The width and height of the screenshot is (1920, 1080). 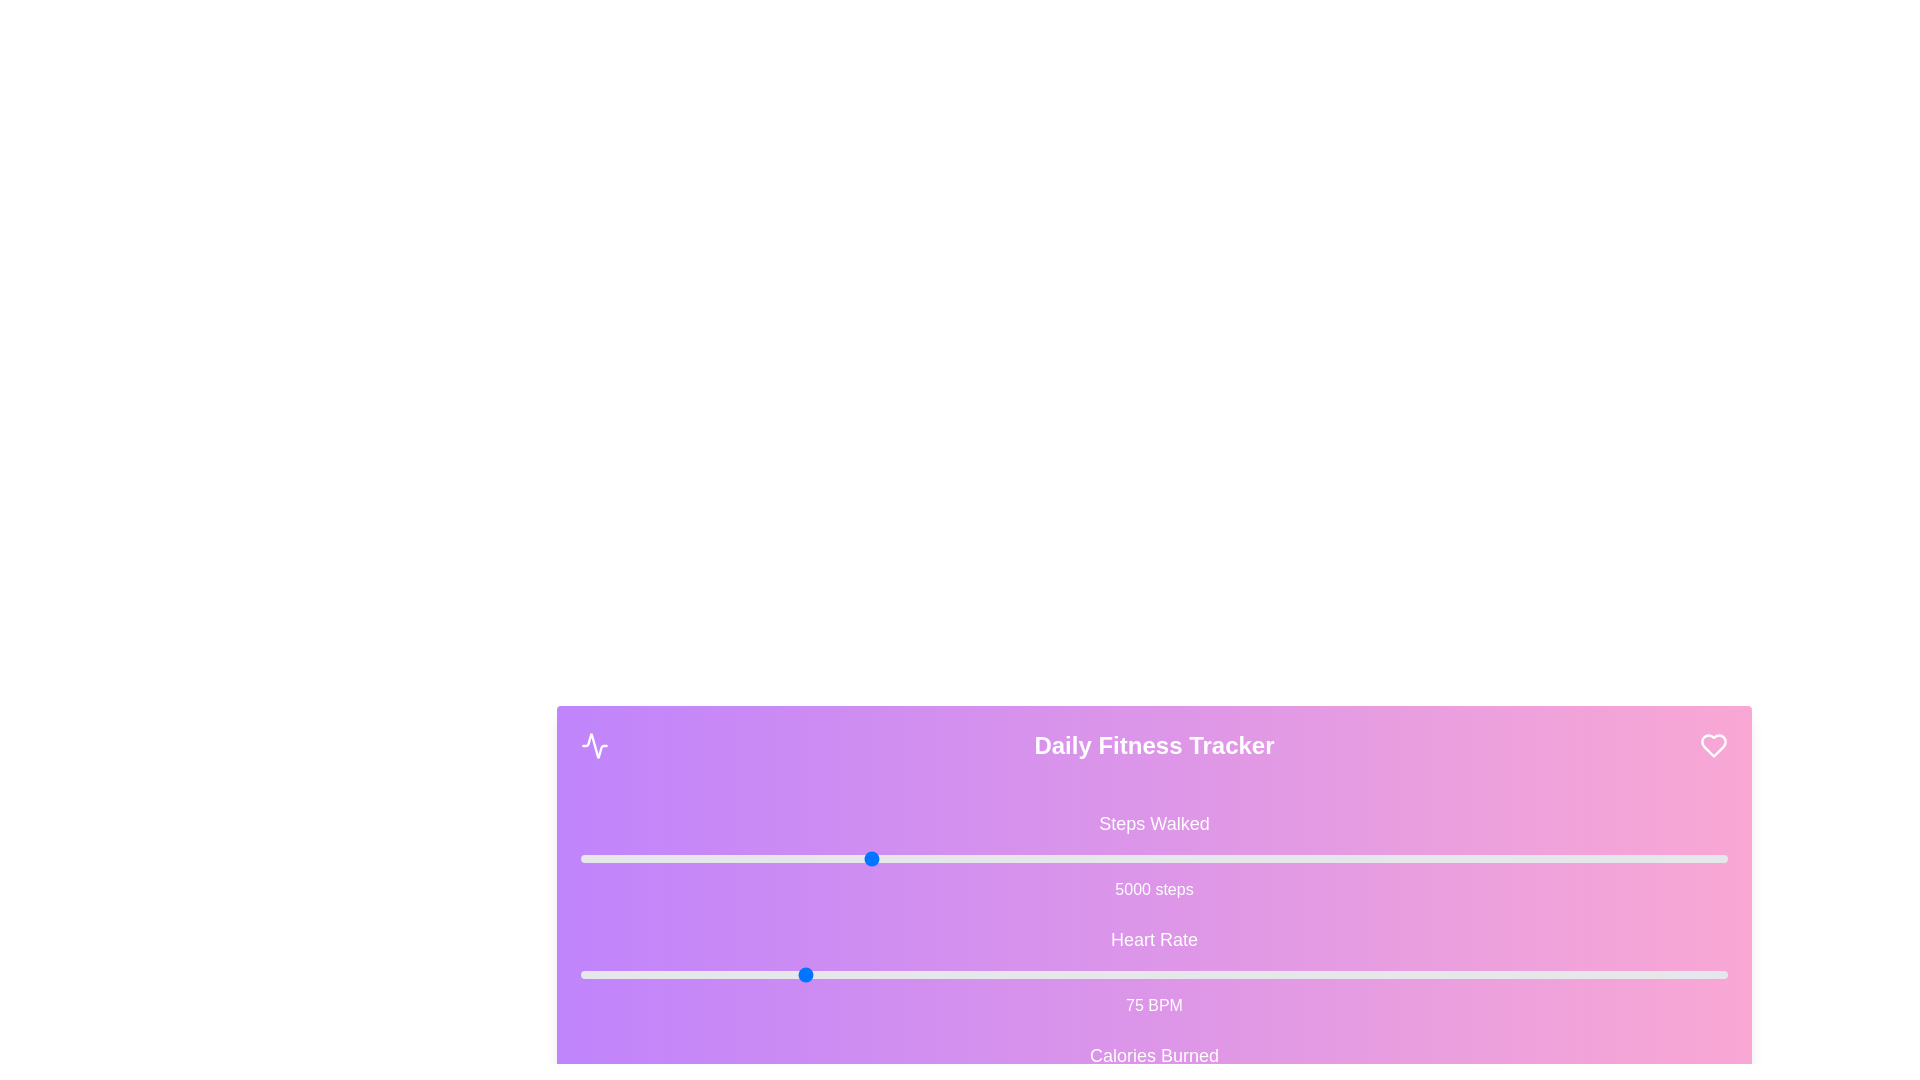 What do you see at coordinates (1699, 858) in the screenshot?
I see `the 'Steps Walked' slider to set its value to 19528` at bounding box center [1699, 858].